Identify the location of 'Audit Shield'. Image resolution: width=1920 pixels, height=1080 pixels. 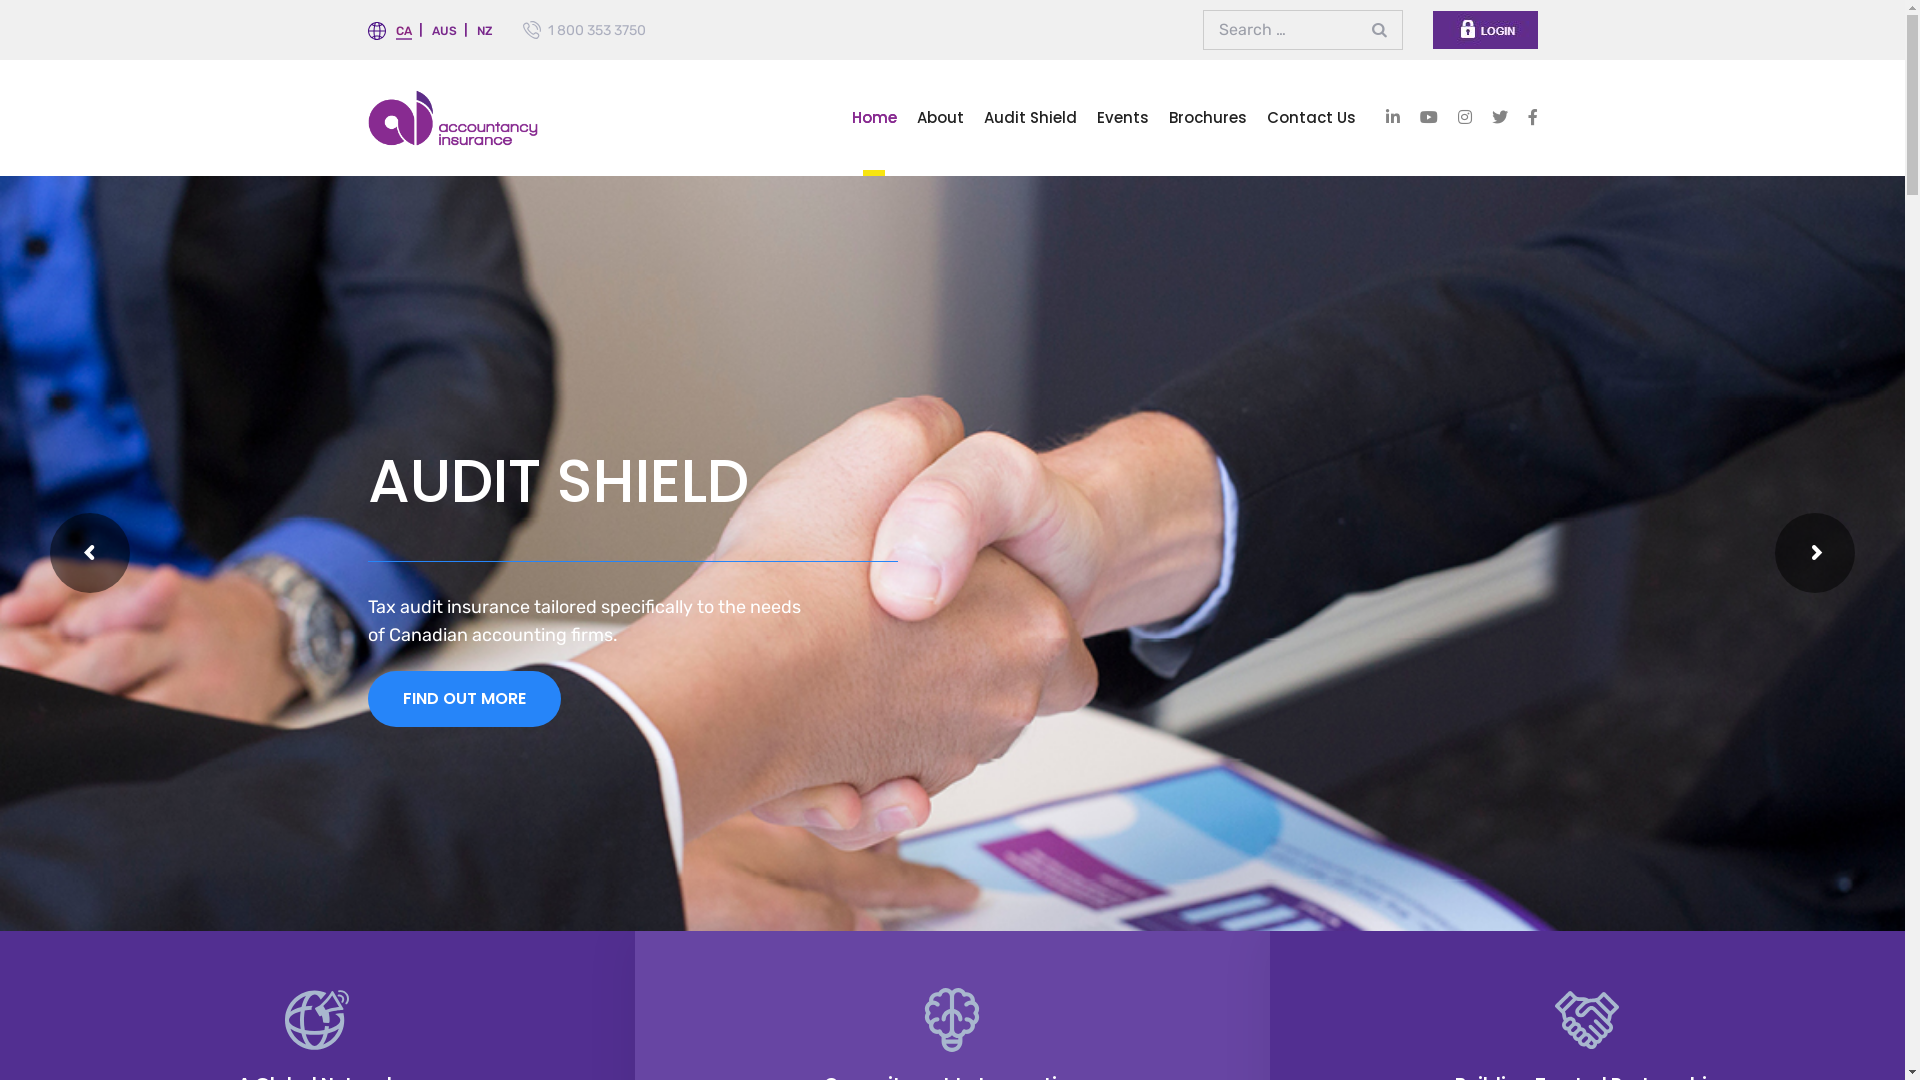
(1030, 117).